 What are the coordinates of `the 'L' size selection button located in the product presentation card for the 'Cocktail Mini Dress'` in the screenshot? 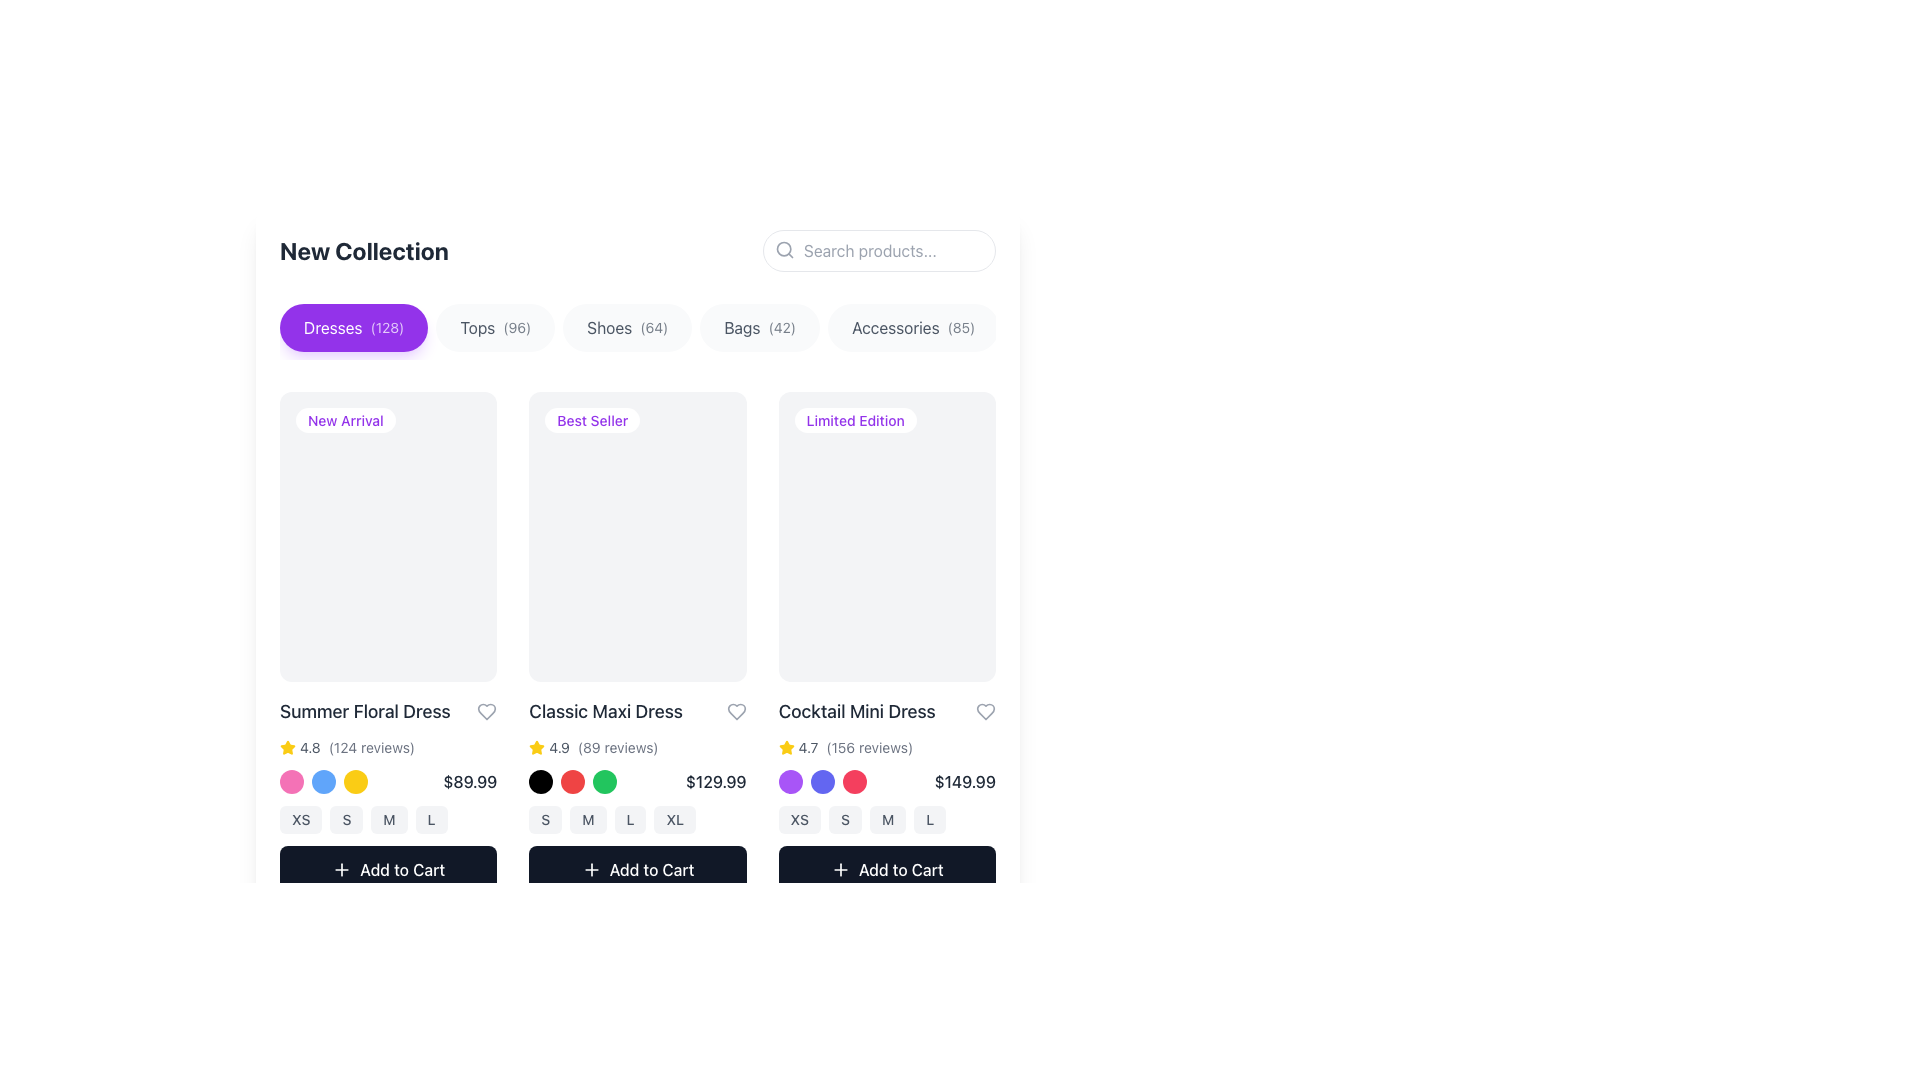 It's located at (929, 819).